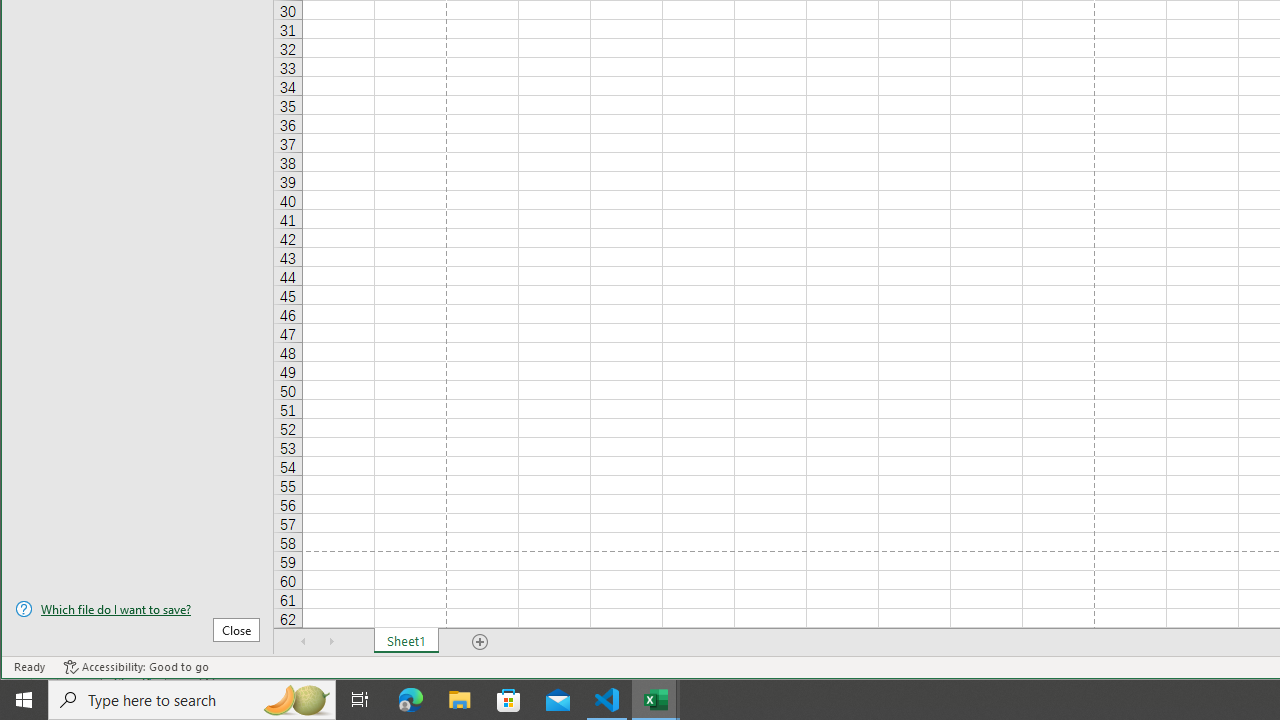 The width and height of the screenshot is (1280, 720). What do you see at coordinates (135, 667) in the screenshot?
I see `'Accessibility Checker Accessibility: Good to go'` at bounding box center [135, 667].